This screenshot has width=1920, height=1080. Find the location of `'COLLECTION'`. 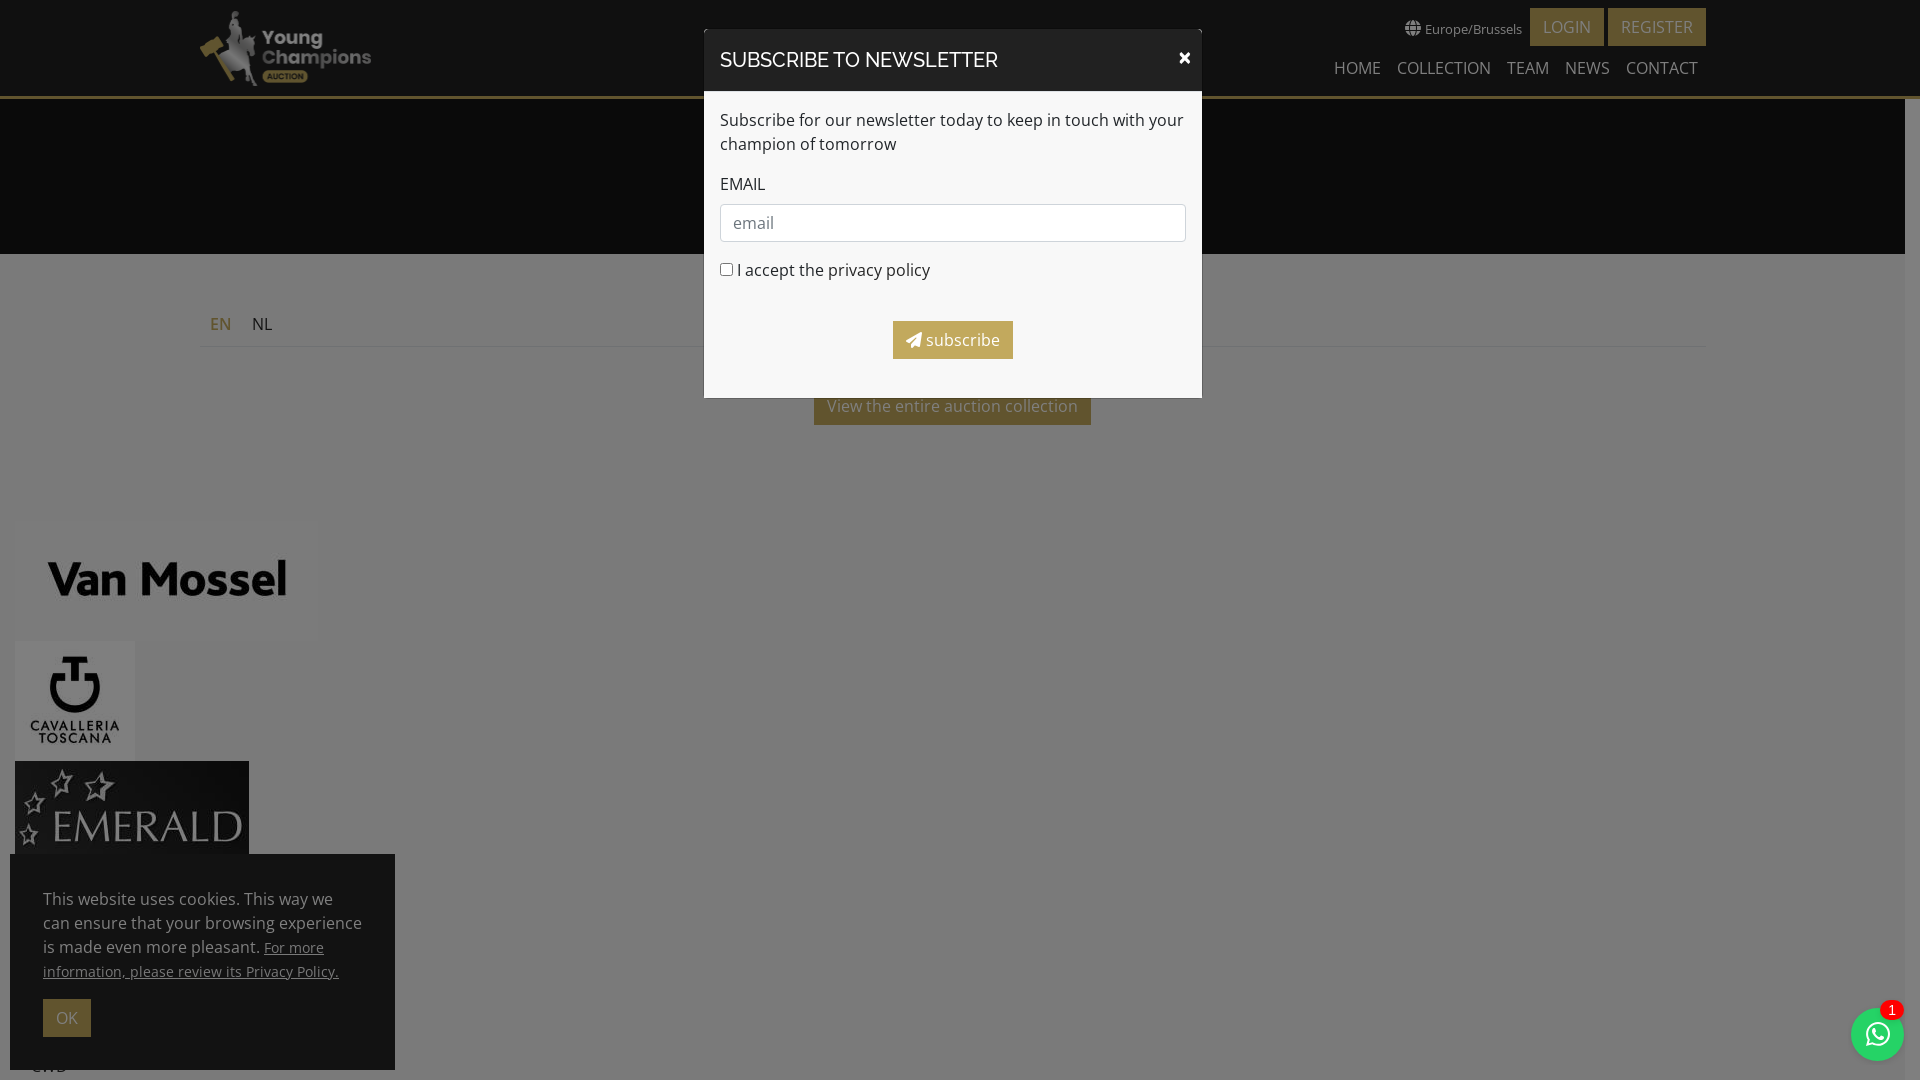

'COLLECTION' is located at coordinates (1443, 67).